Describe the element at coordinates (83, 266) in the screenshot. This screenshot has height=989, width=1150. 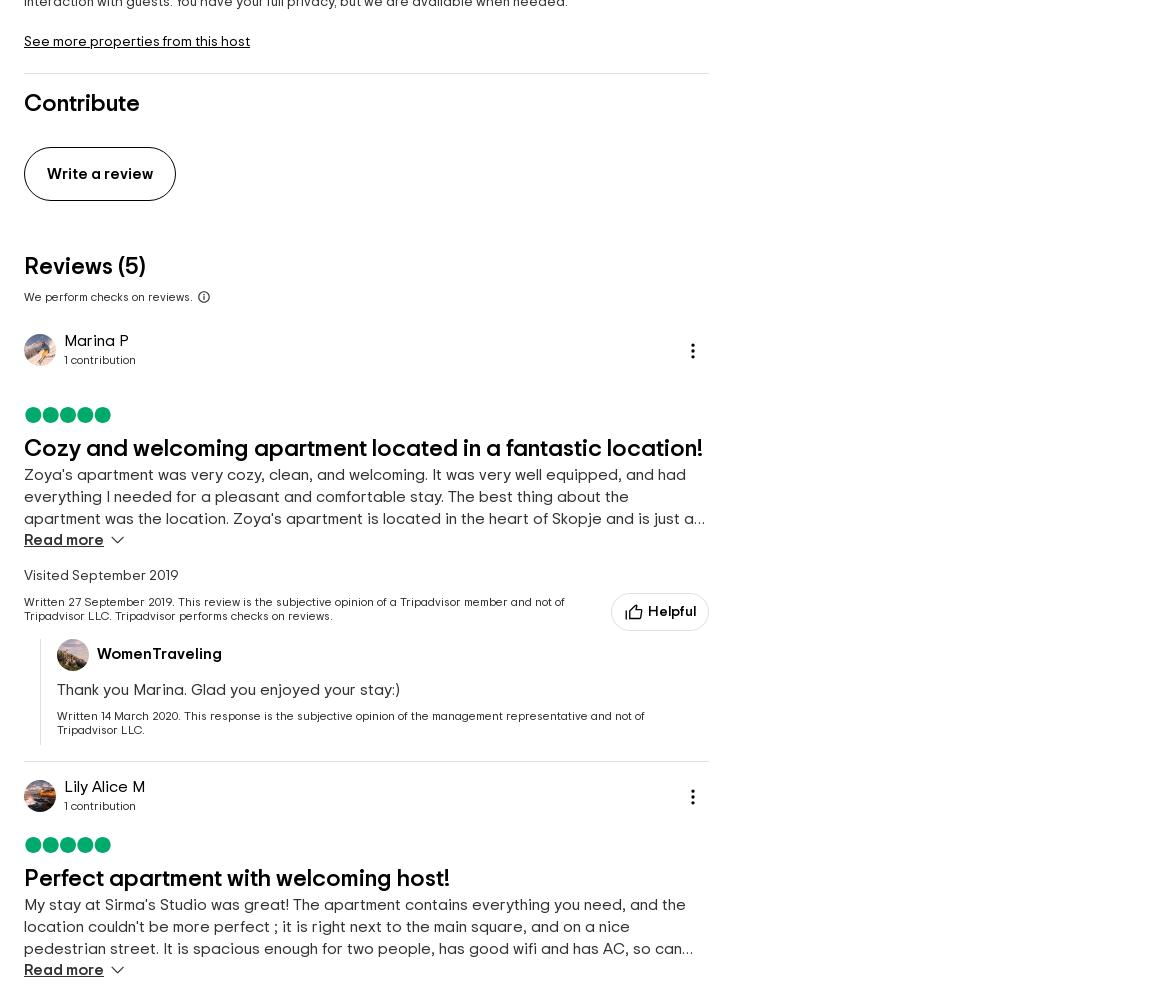
I see `'Reviews (5)'` at that location.